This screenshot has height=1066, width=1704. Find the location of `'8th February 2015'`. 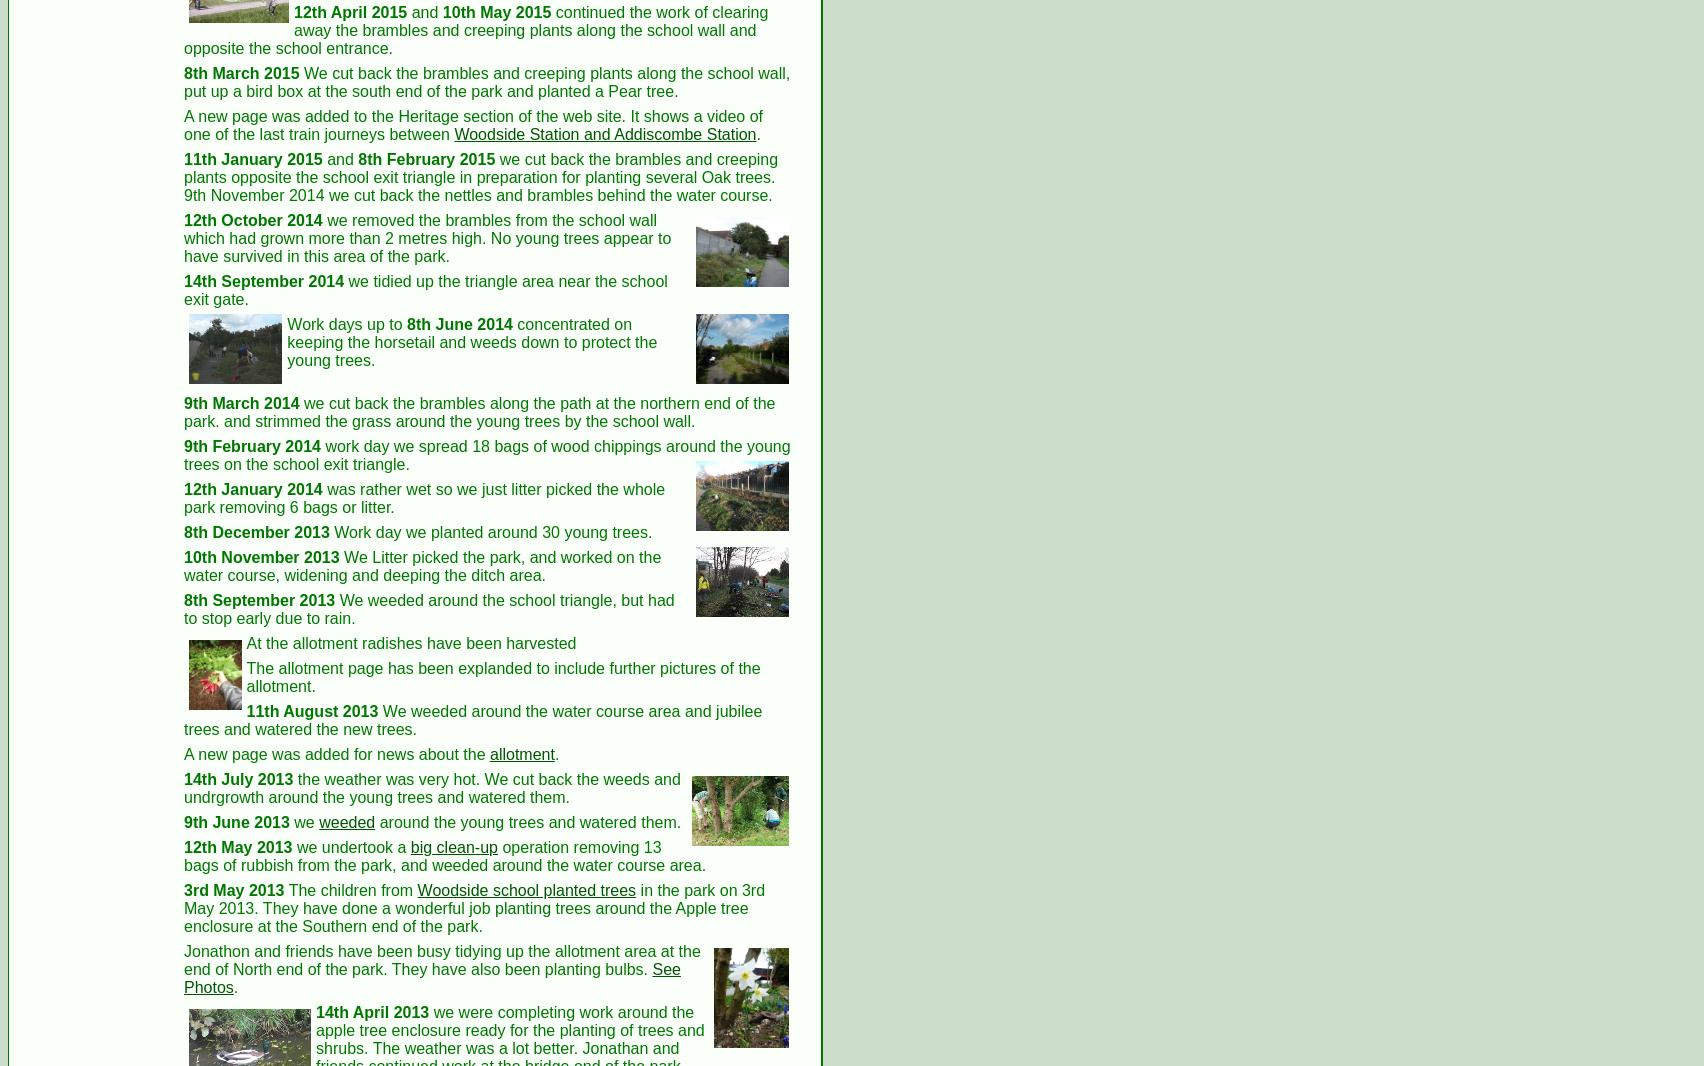

'8th February 2015' is located at coordinates (357, 157).